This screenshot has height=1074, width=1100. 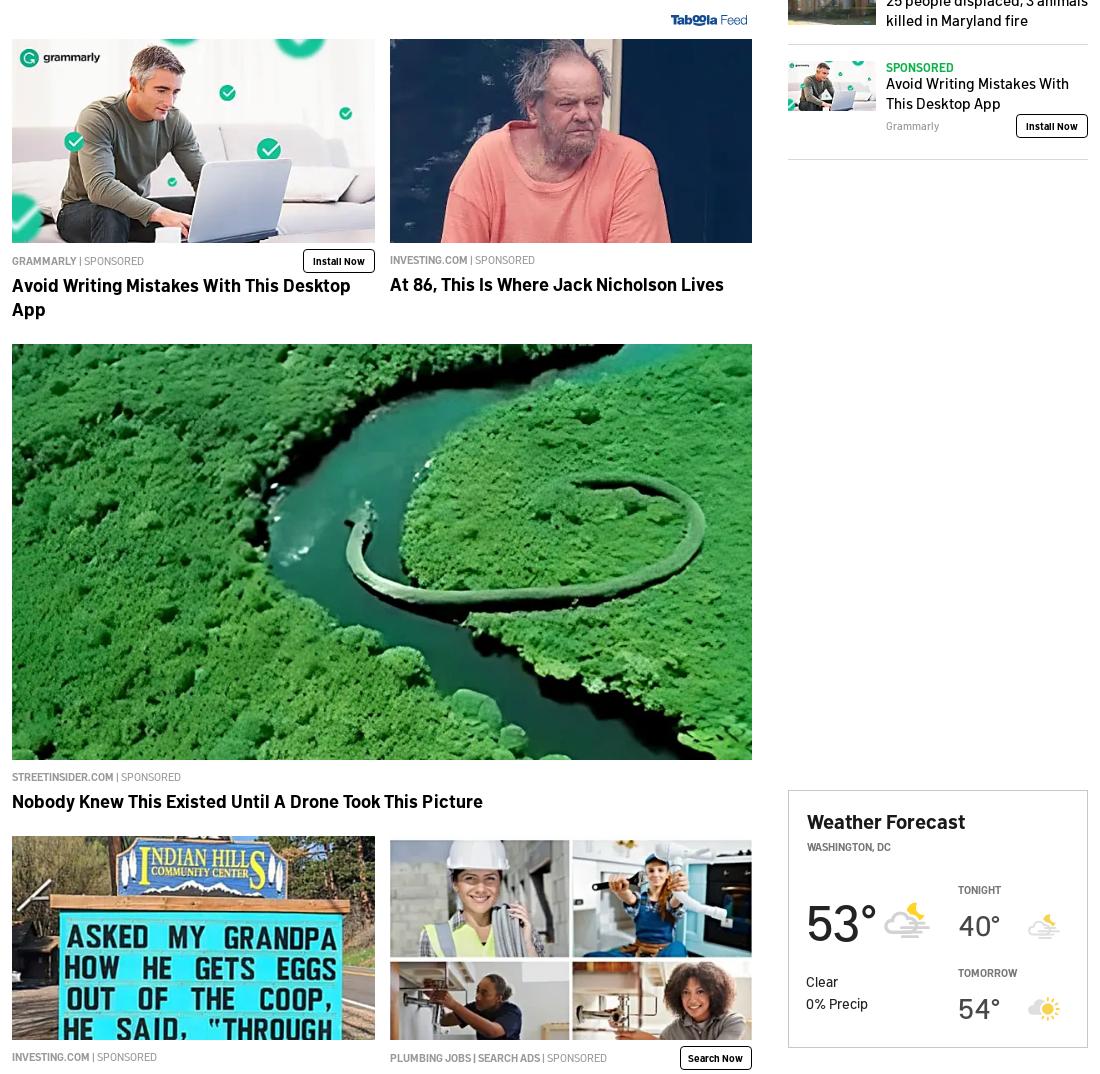 I want to click on 'Tomorrow', so click(x=986, y=971).